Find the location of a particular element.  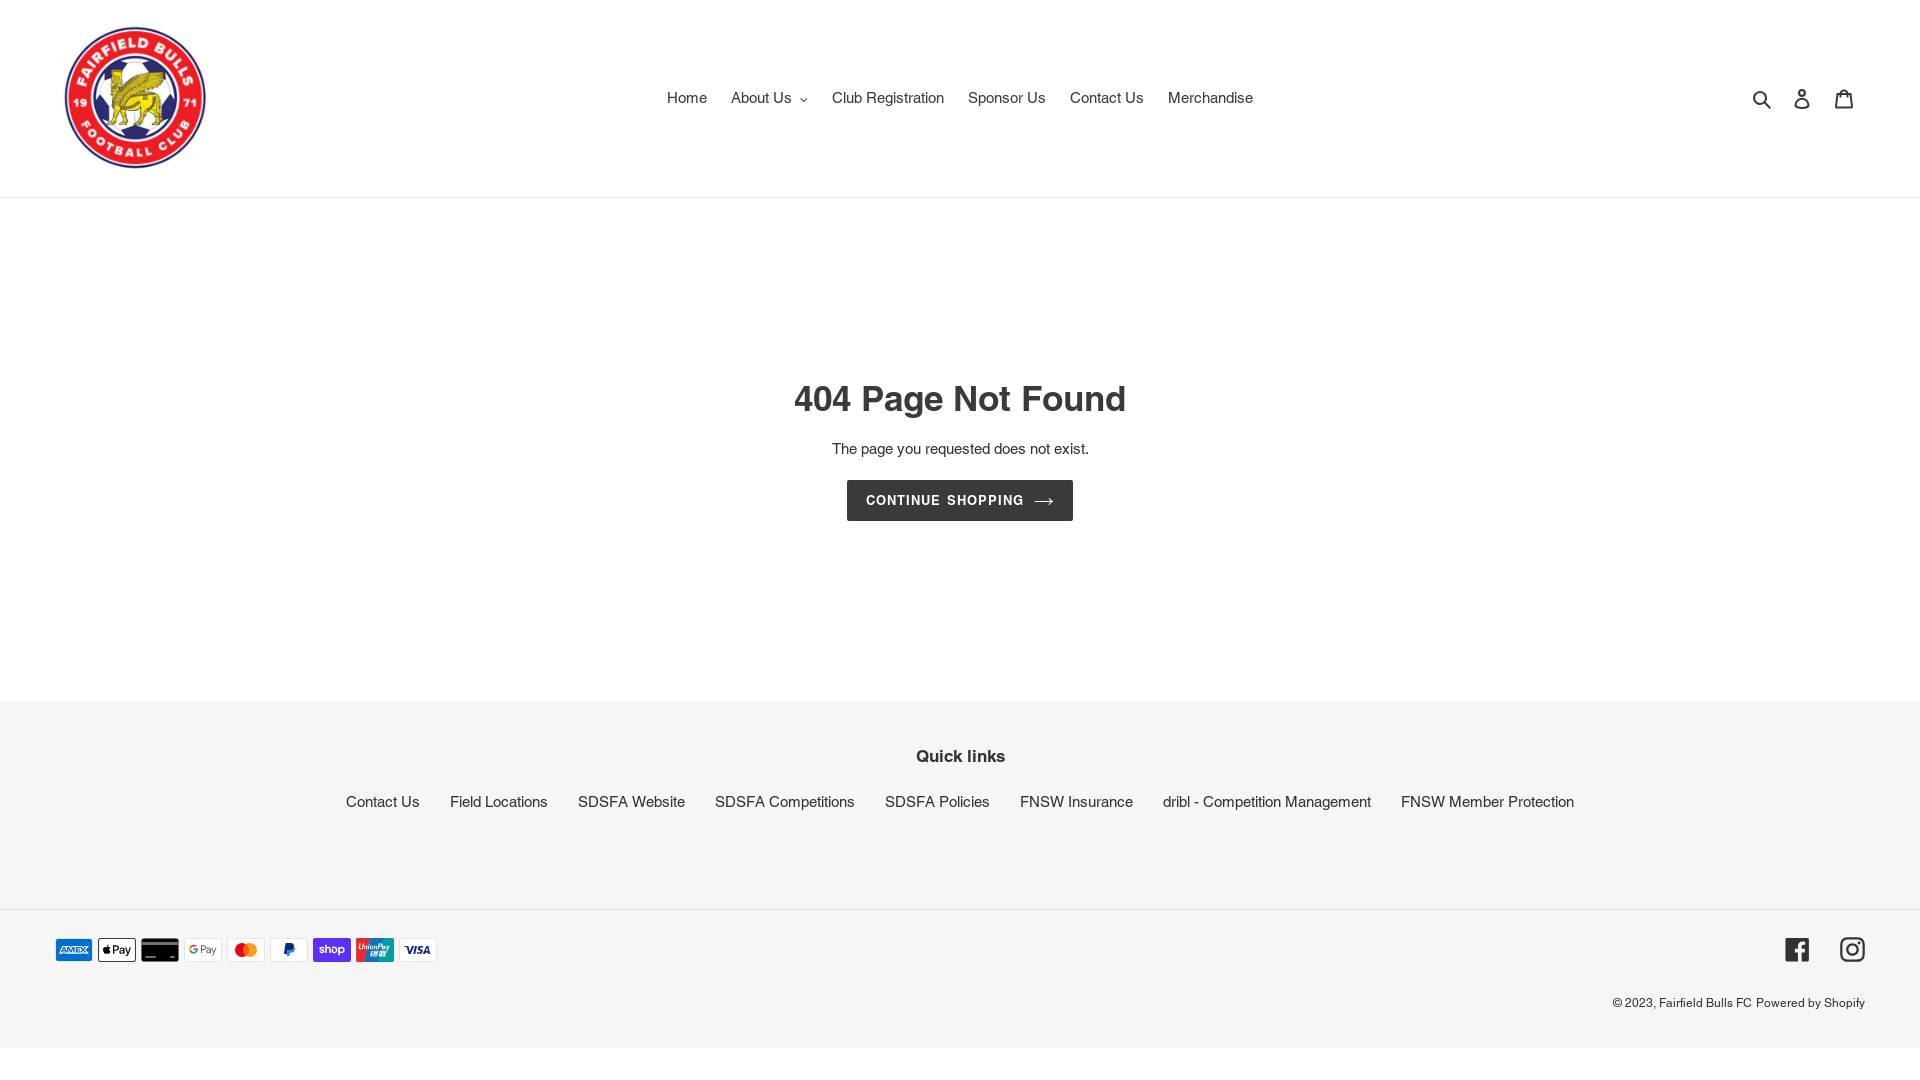

'Instagram' is located at coordinates (1851, 948).